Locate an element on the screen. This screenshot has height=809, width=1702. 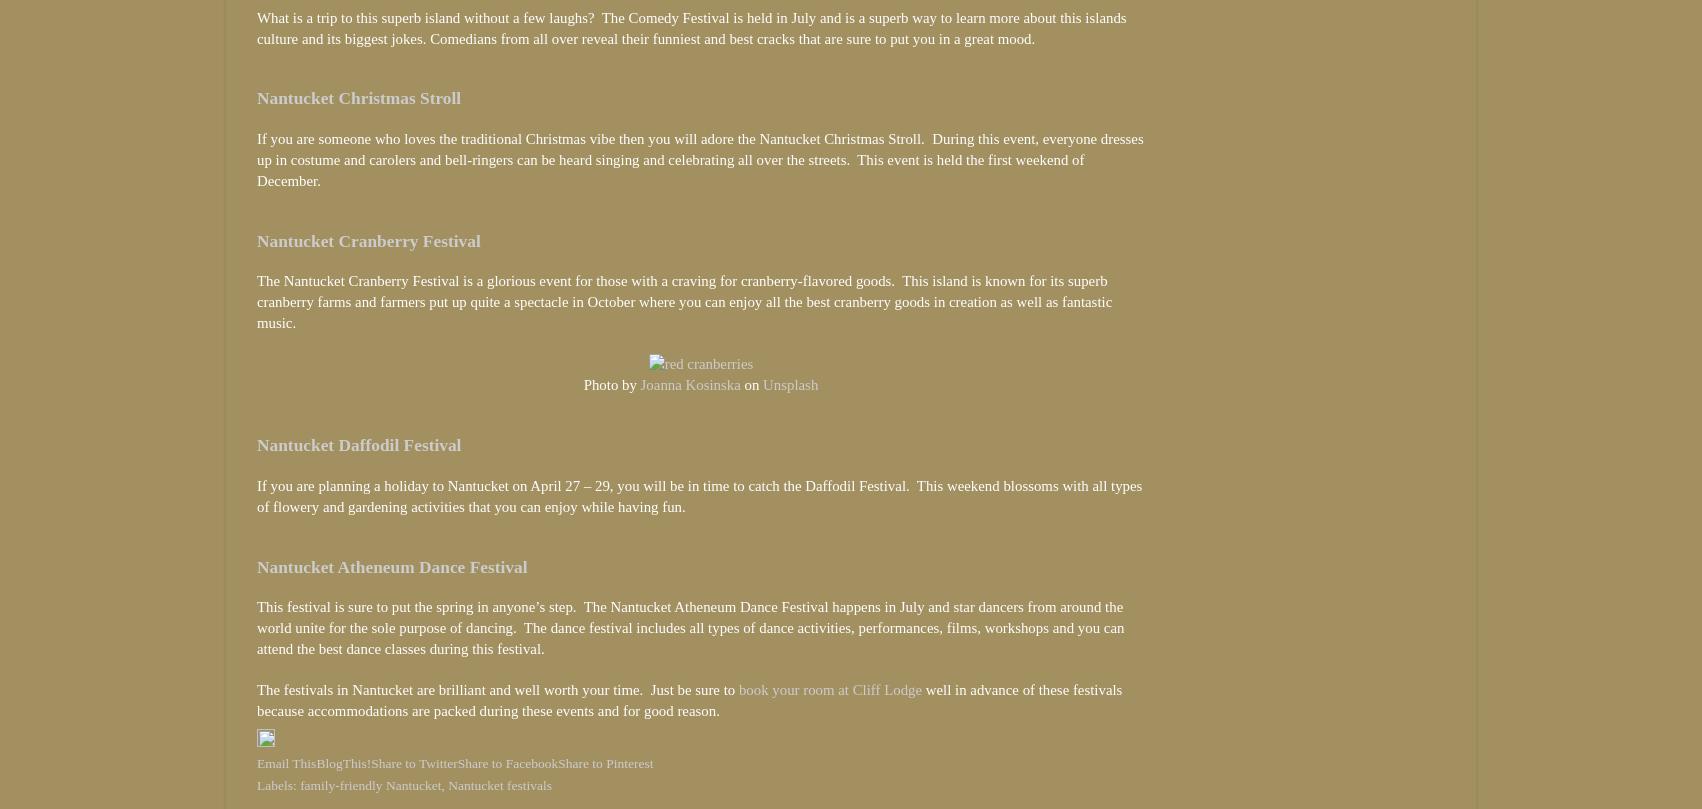
',' is located at coordinates (443, 783).